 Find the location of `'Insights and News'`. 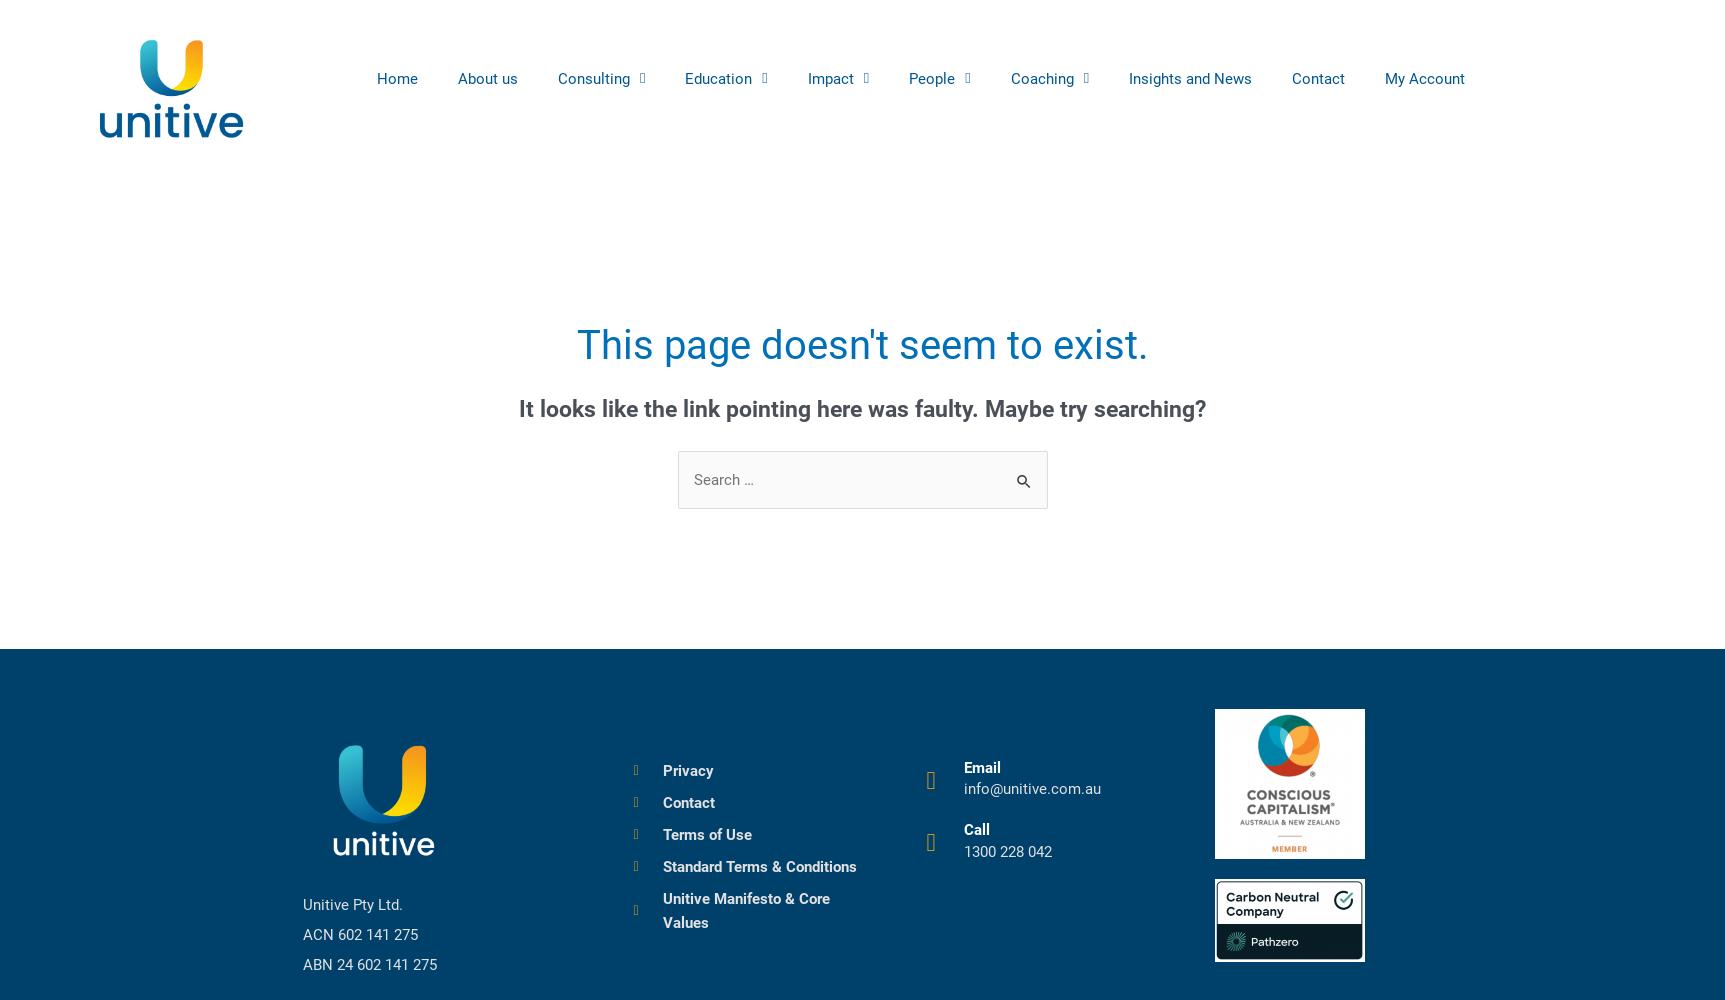

'Insights and News' is located at coordinates (1129, 77).